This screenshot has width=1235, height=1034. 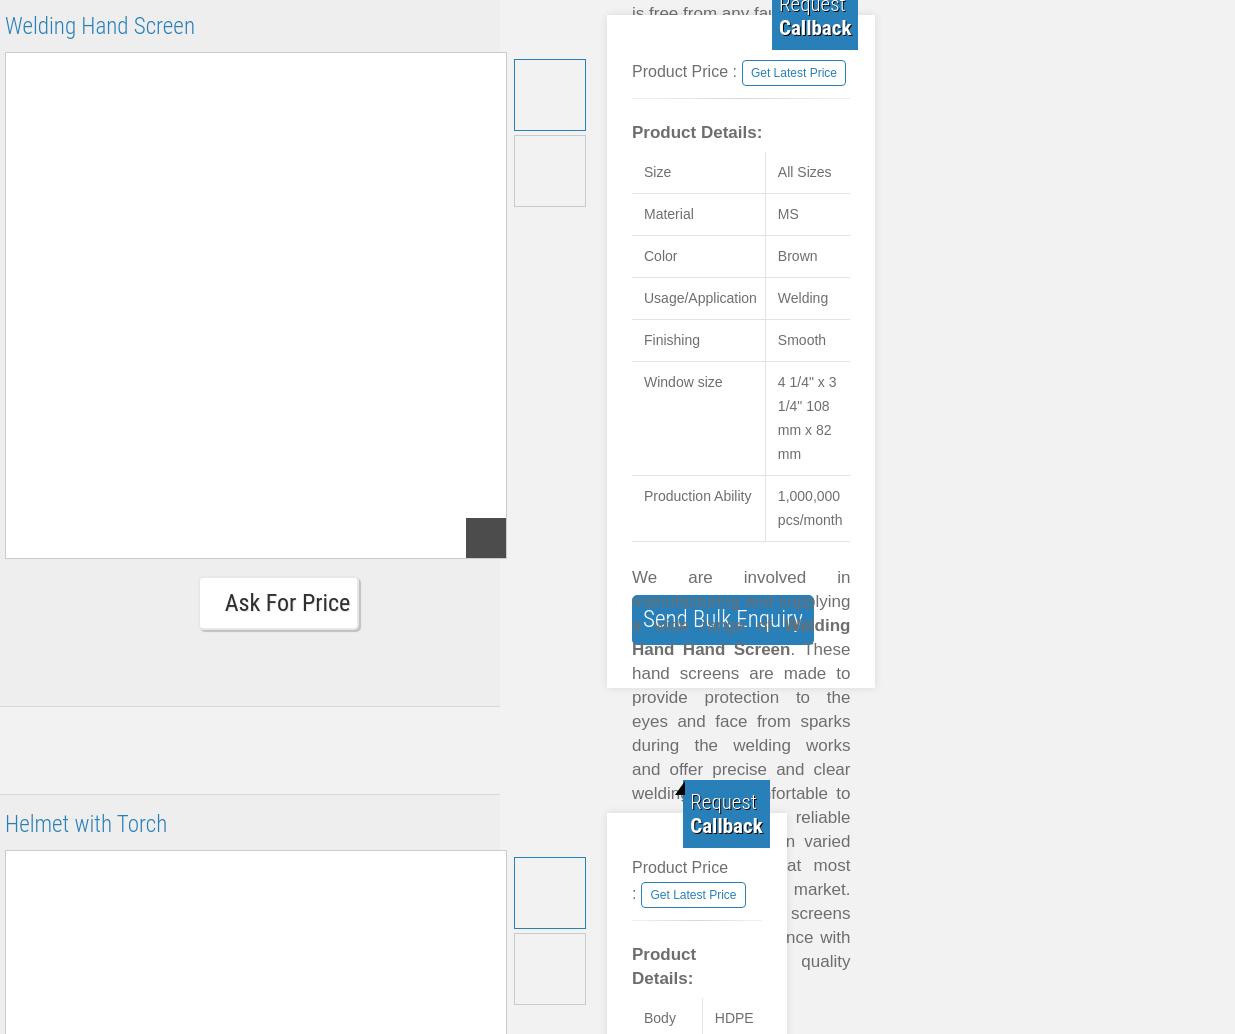 What do you see at coordinates (748, 324) in the screenshot?
I see `':'` at bounding box center [748, 324].